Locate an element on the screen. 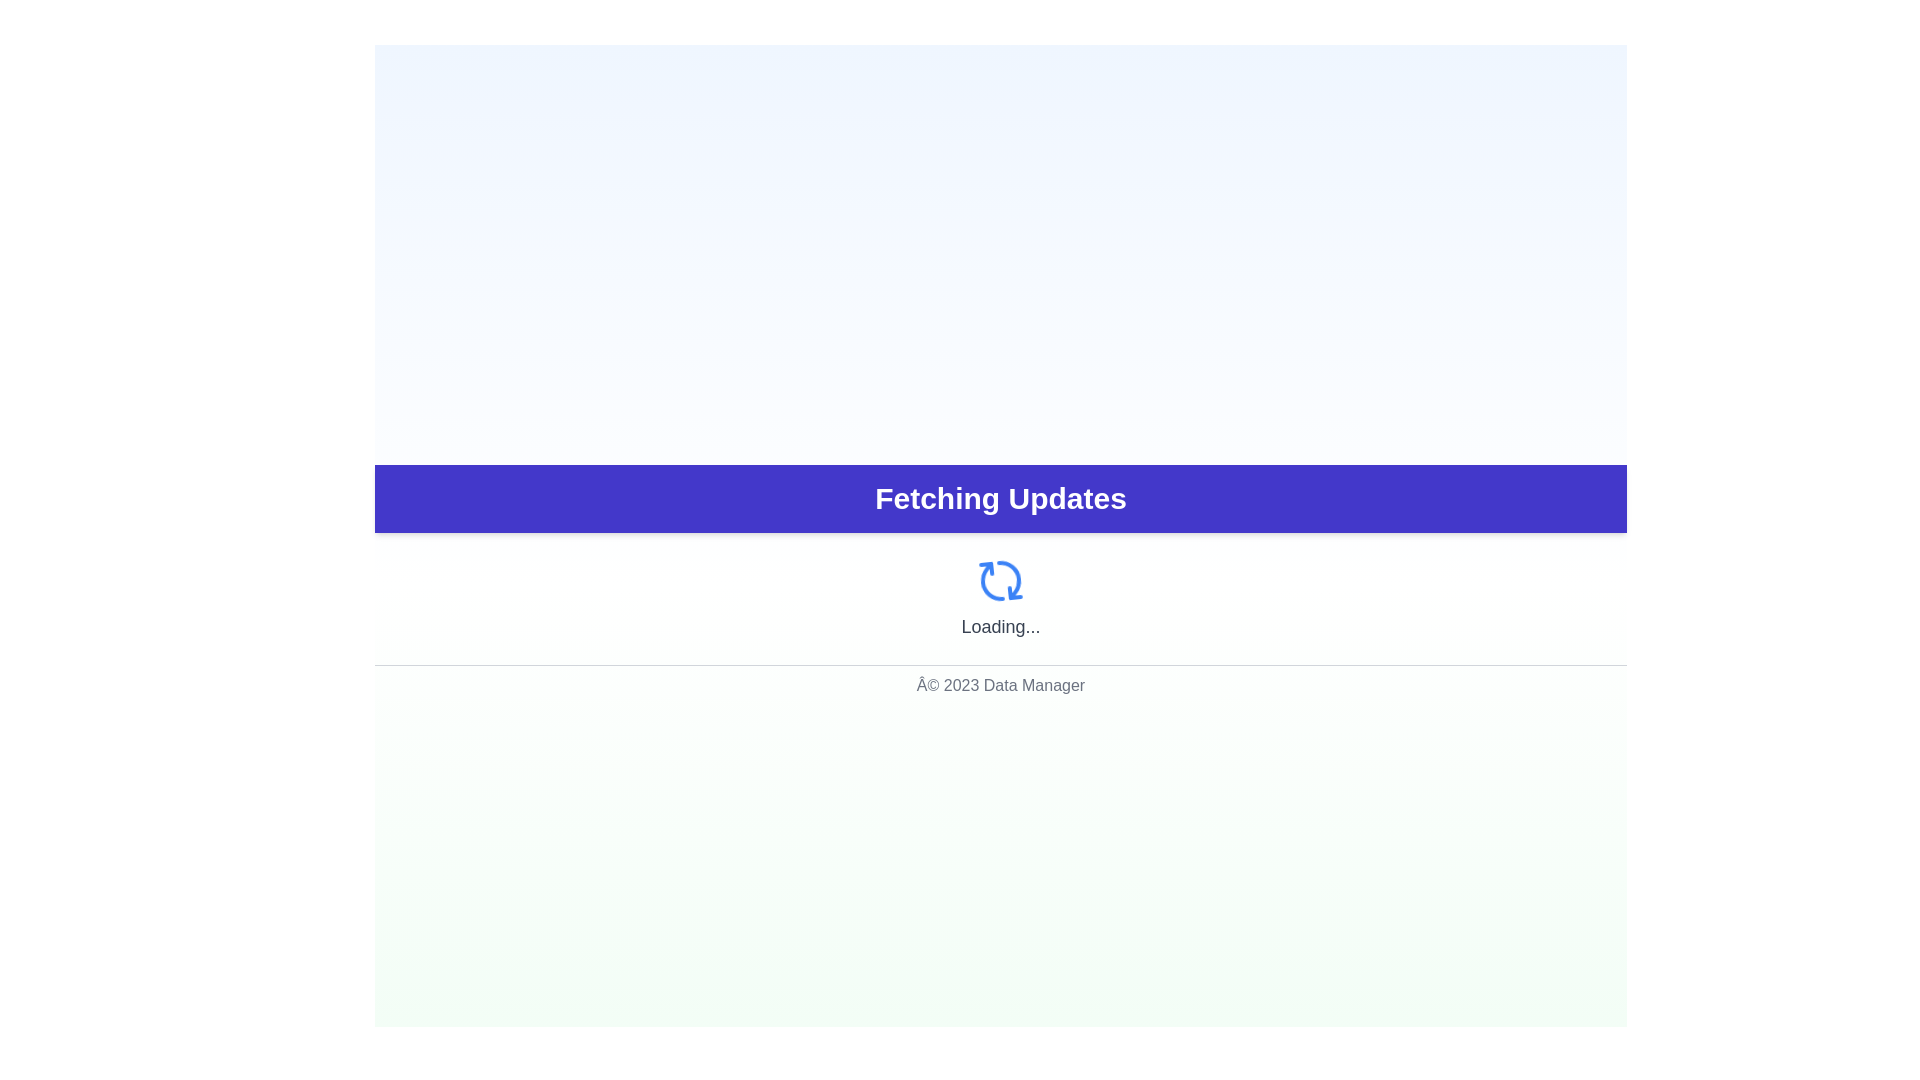  the loading indicator, which is centrally aligned below the blue header bar that says 'Fetching Updates' is located at coordinates (1000, 597).